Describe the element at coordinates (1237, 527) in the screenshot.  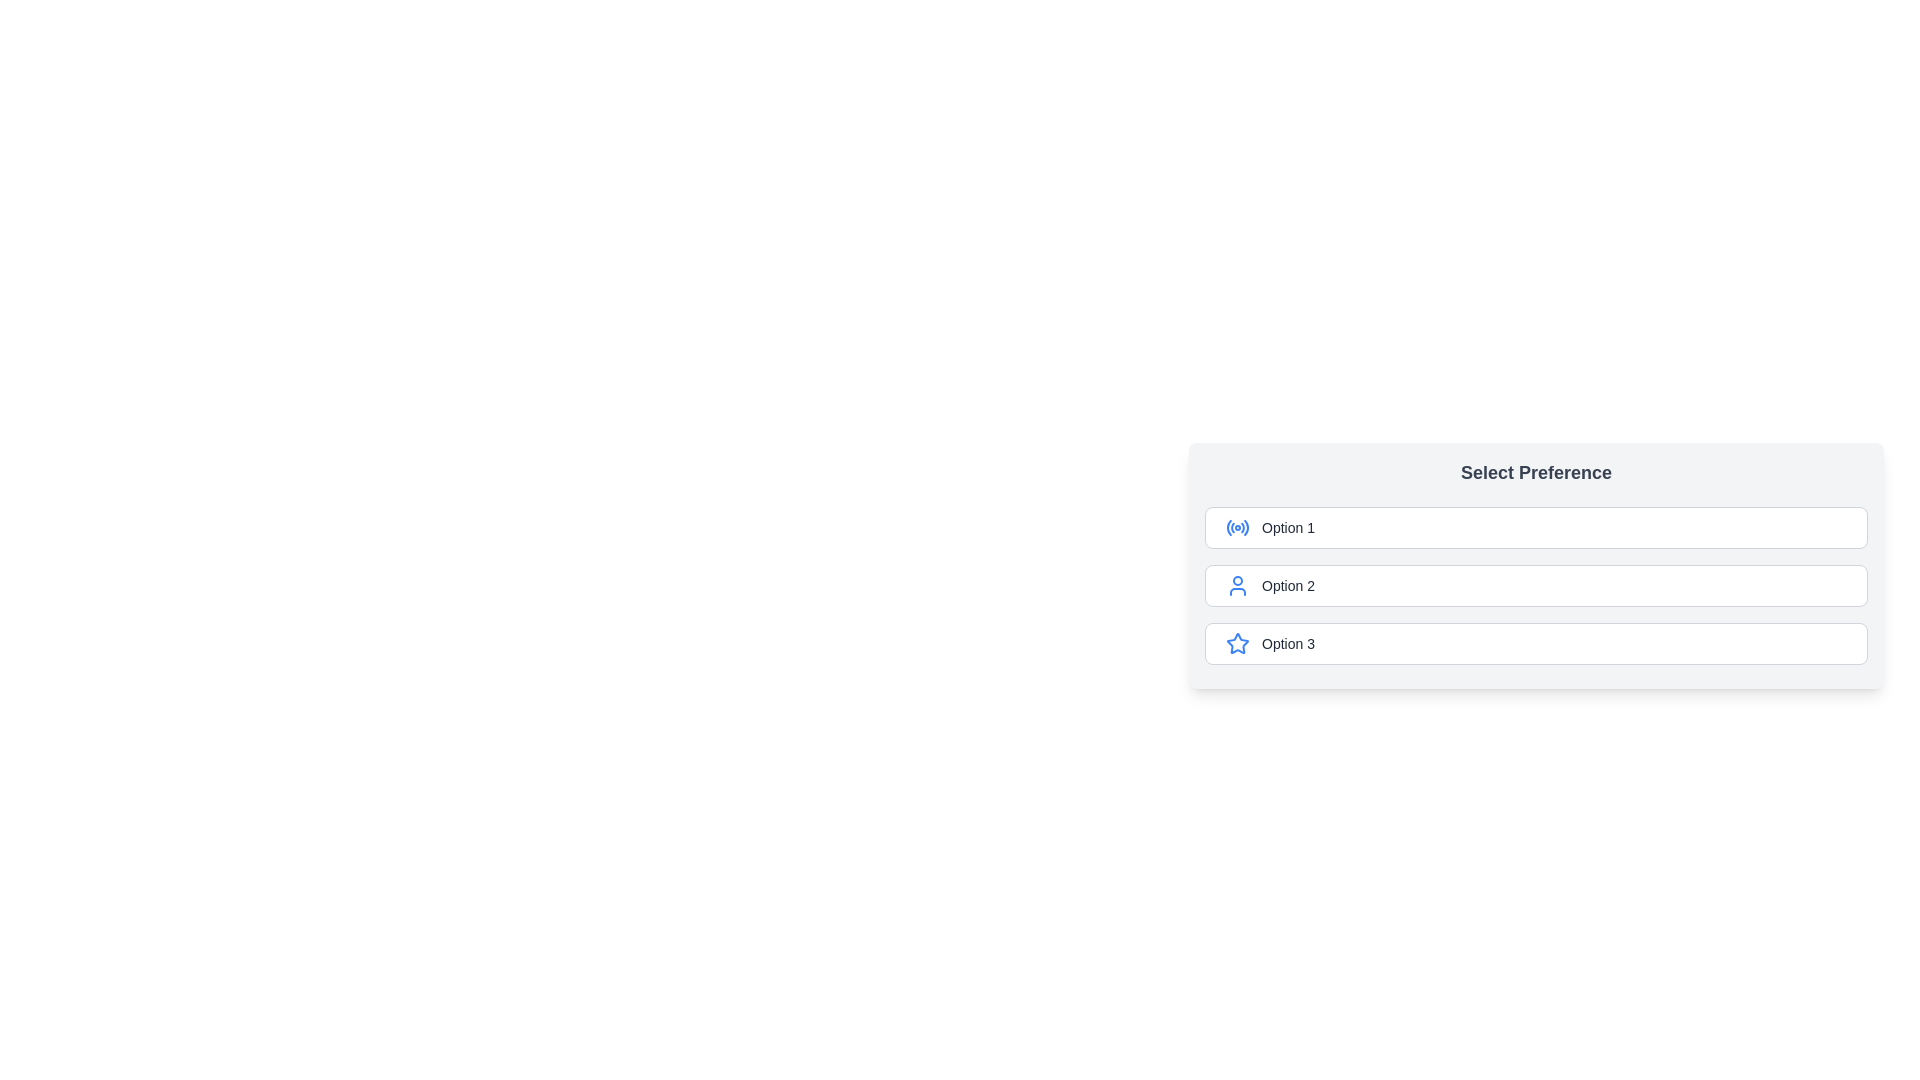
I see `the icon representing 'Option 1' in the selection list, which is the first option in the vertical list` at that location.